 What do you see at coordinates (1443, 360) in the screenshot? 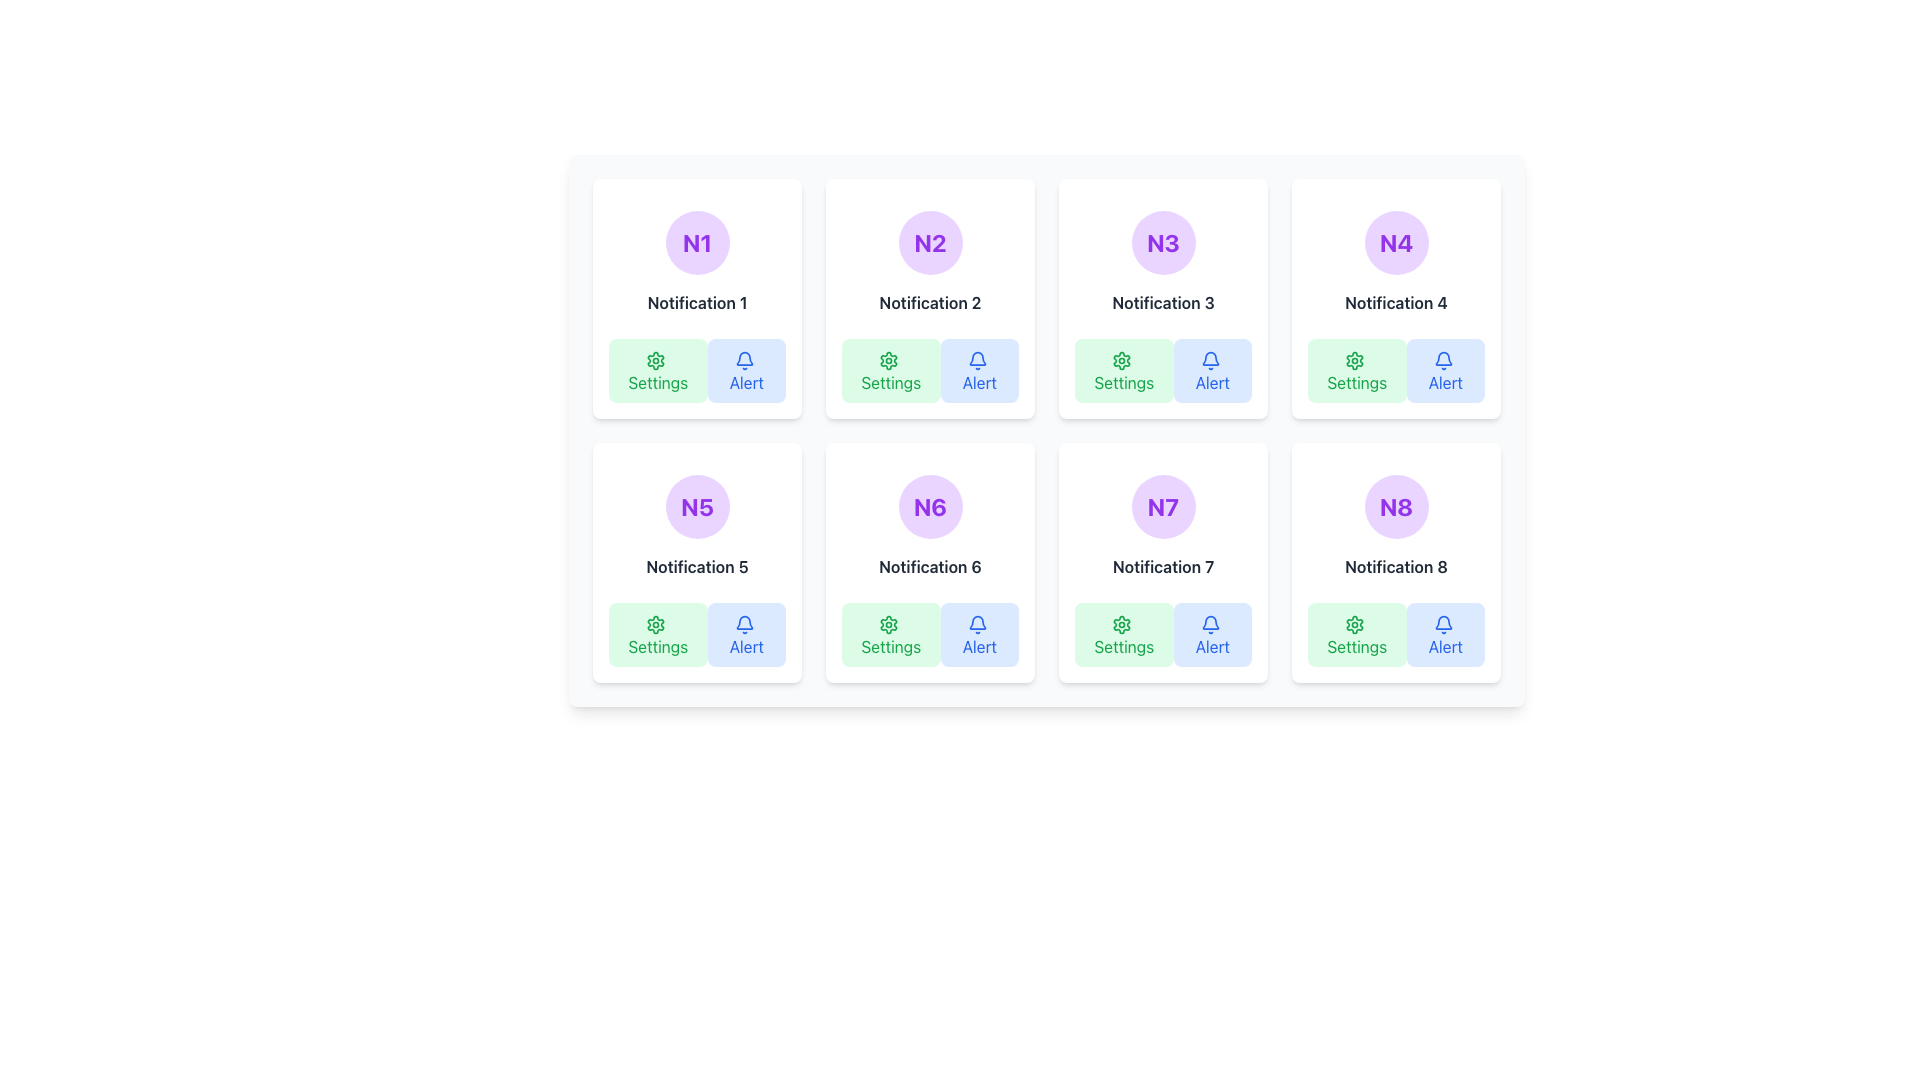
I see `the 'Alert' button that contains the bell-shaped notification icon, which is located in the bottom-right section of the 'Notification 4' card` at bounding box center [1443, 360].